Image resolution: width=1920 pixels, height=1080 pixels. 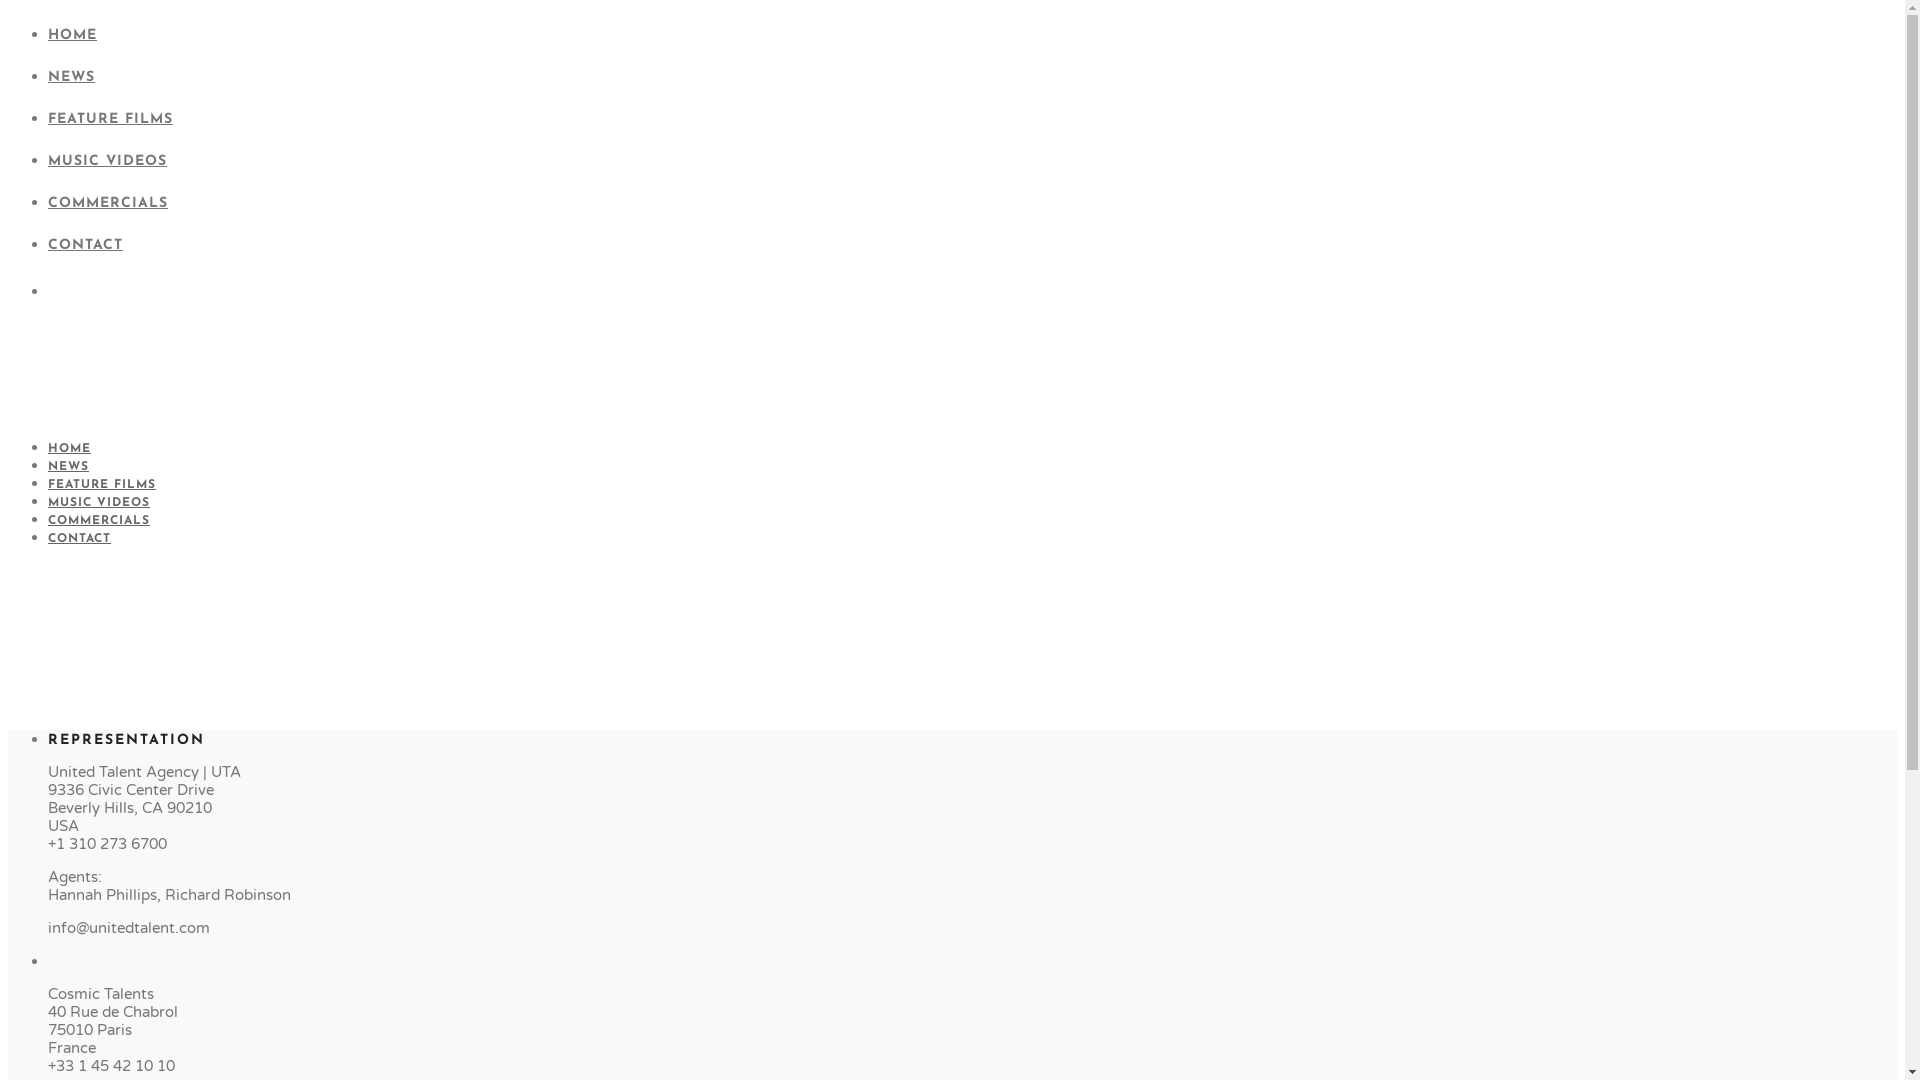 I want to click on 'FEATURE FILMS', so click(x=100, y=485).